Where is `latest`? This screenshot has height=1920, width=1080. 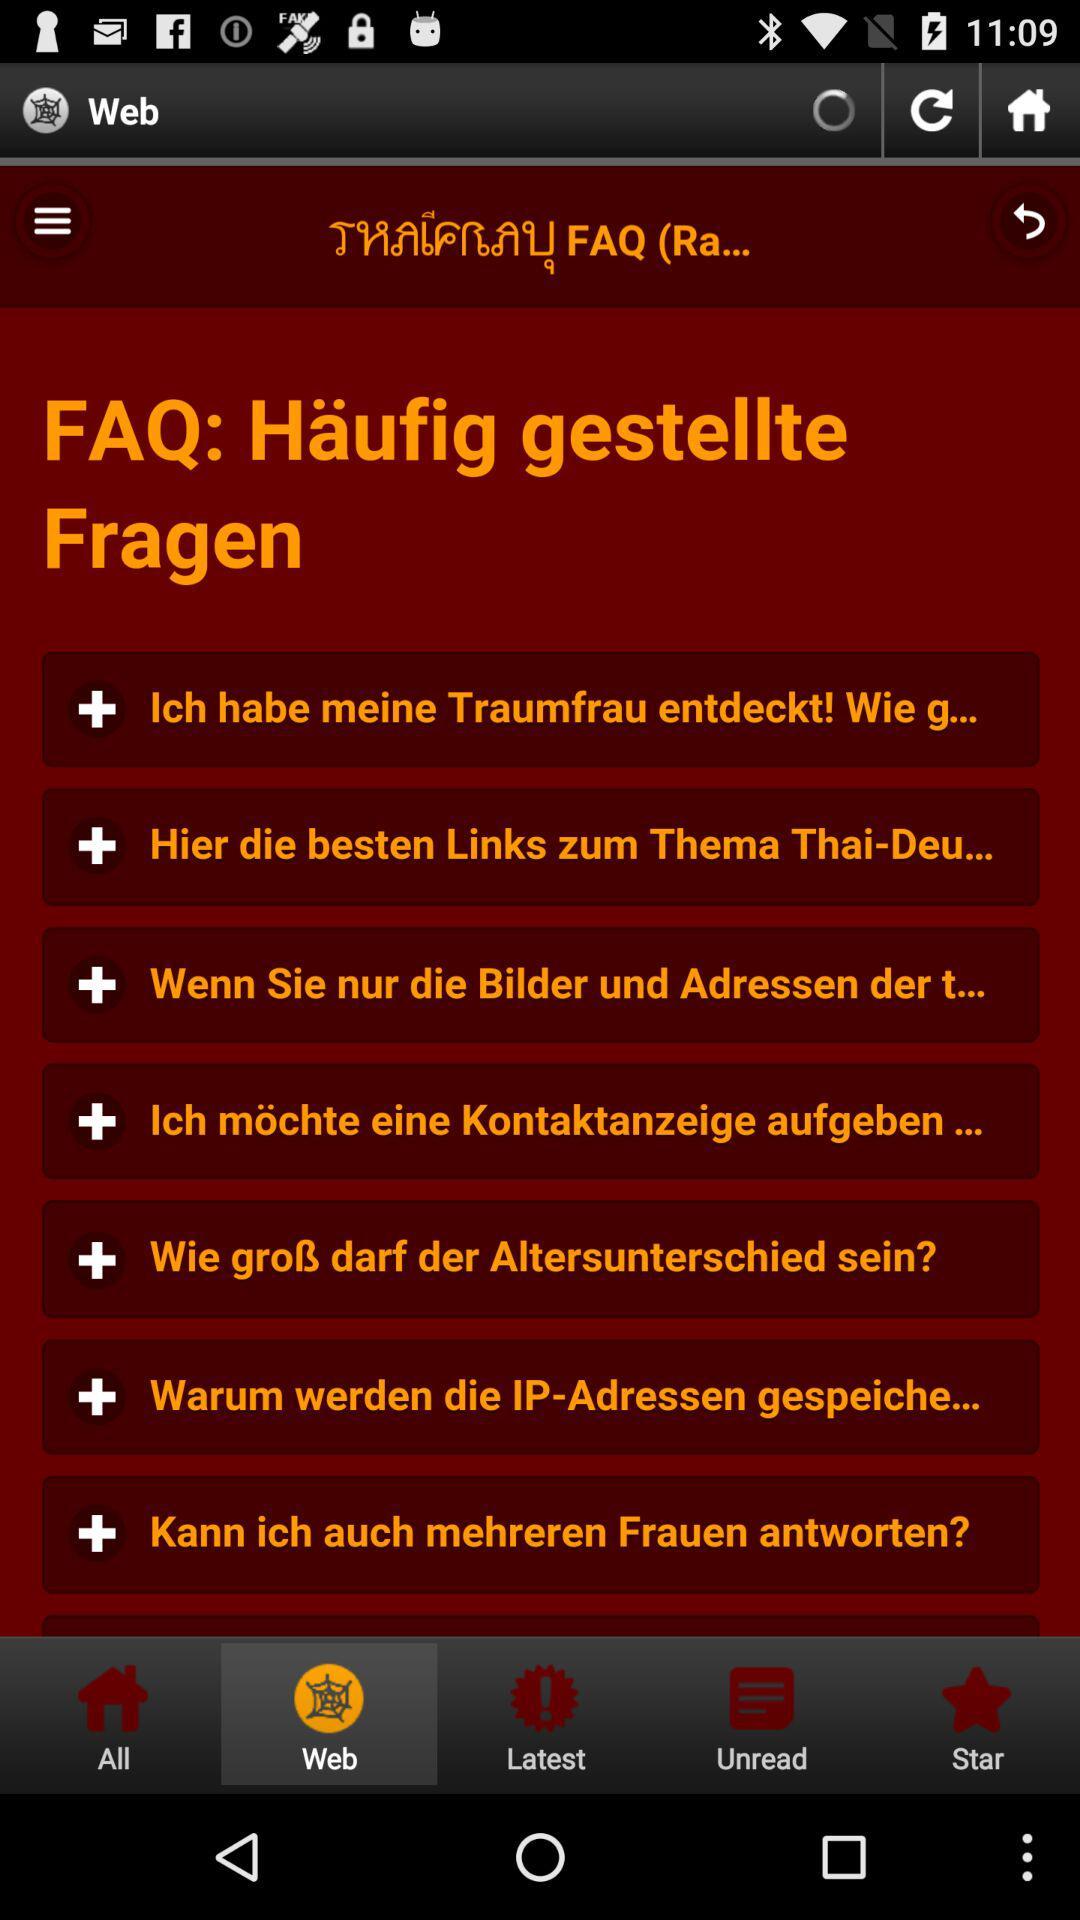 latest is located at coordinates (545, 1713).